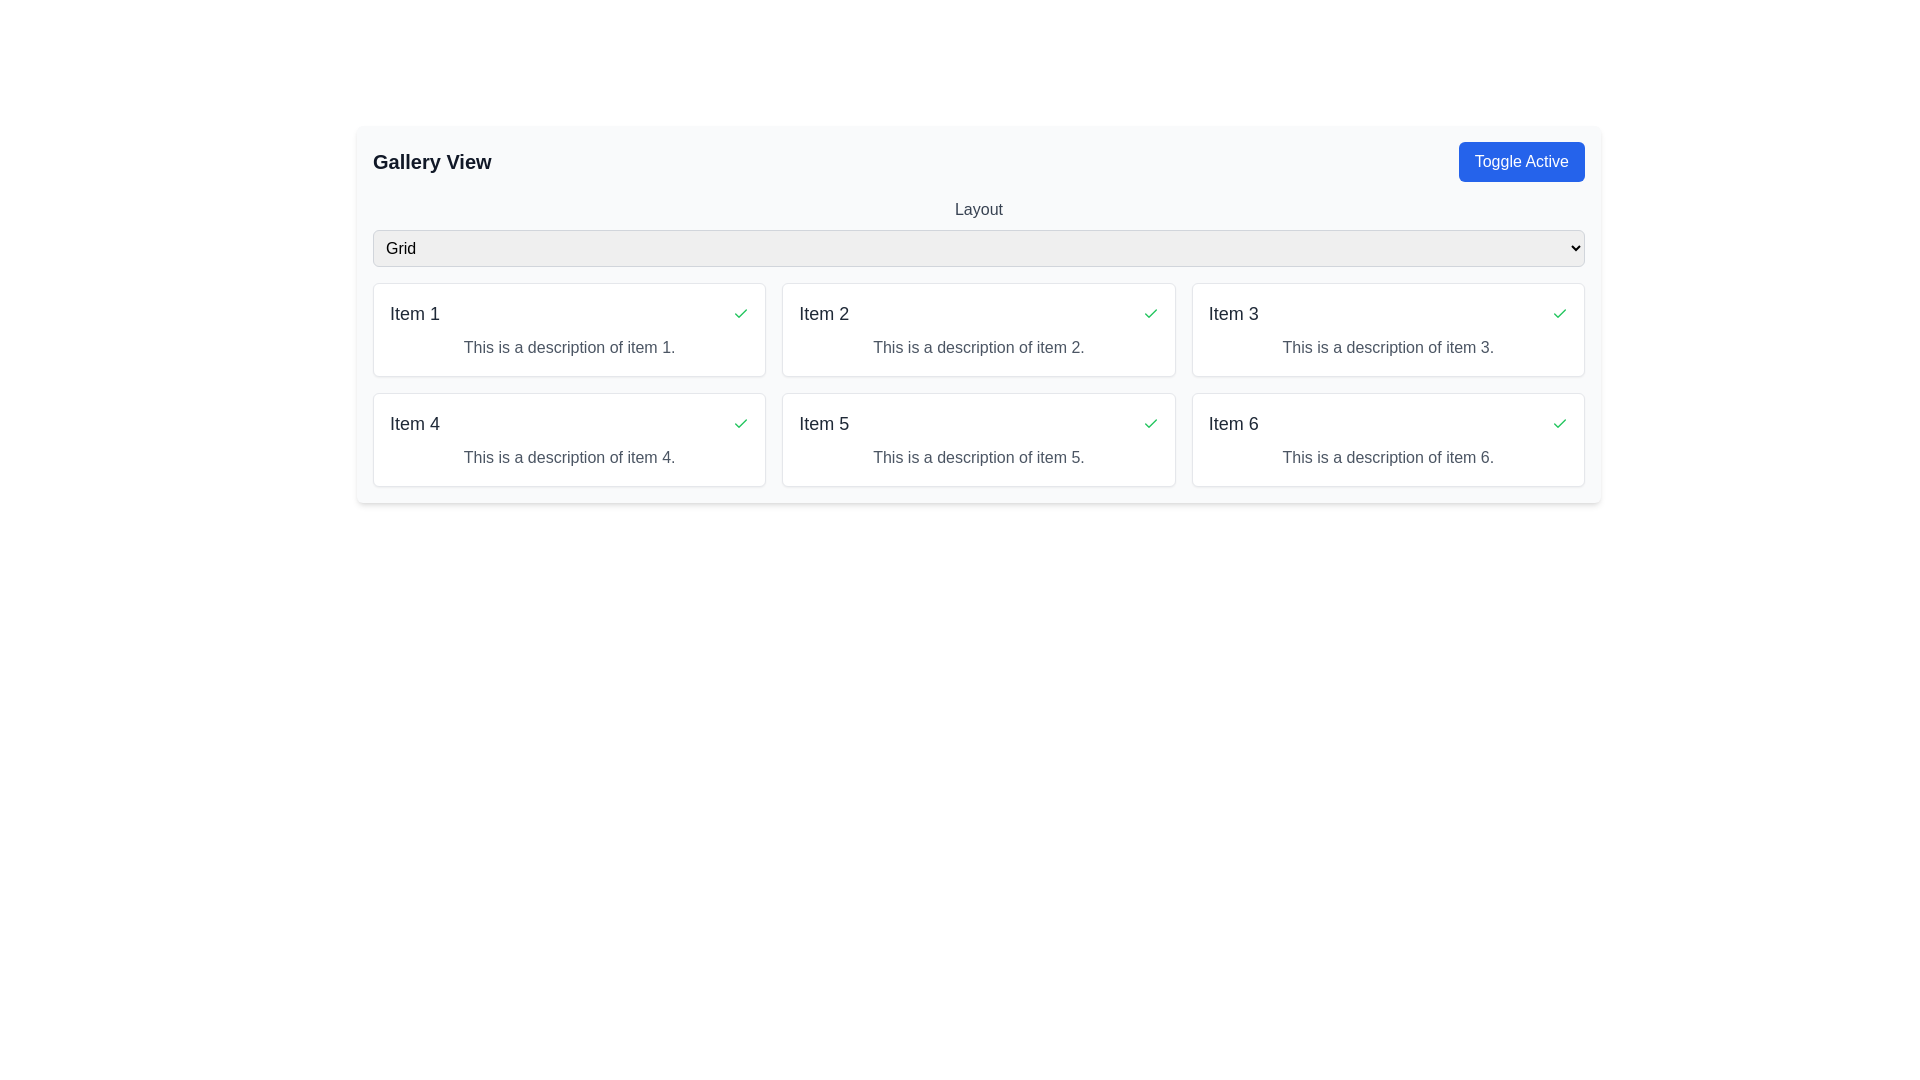 The image size is (1920, 1080). What do you see at coordinates (414, 313) in the screenshot?
I see `the text label that serves as the title for the first item in the grid layout, located at the top-left corner of the first card` at bounding box center [414, 313].